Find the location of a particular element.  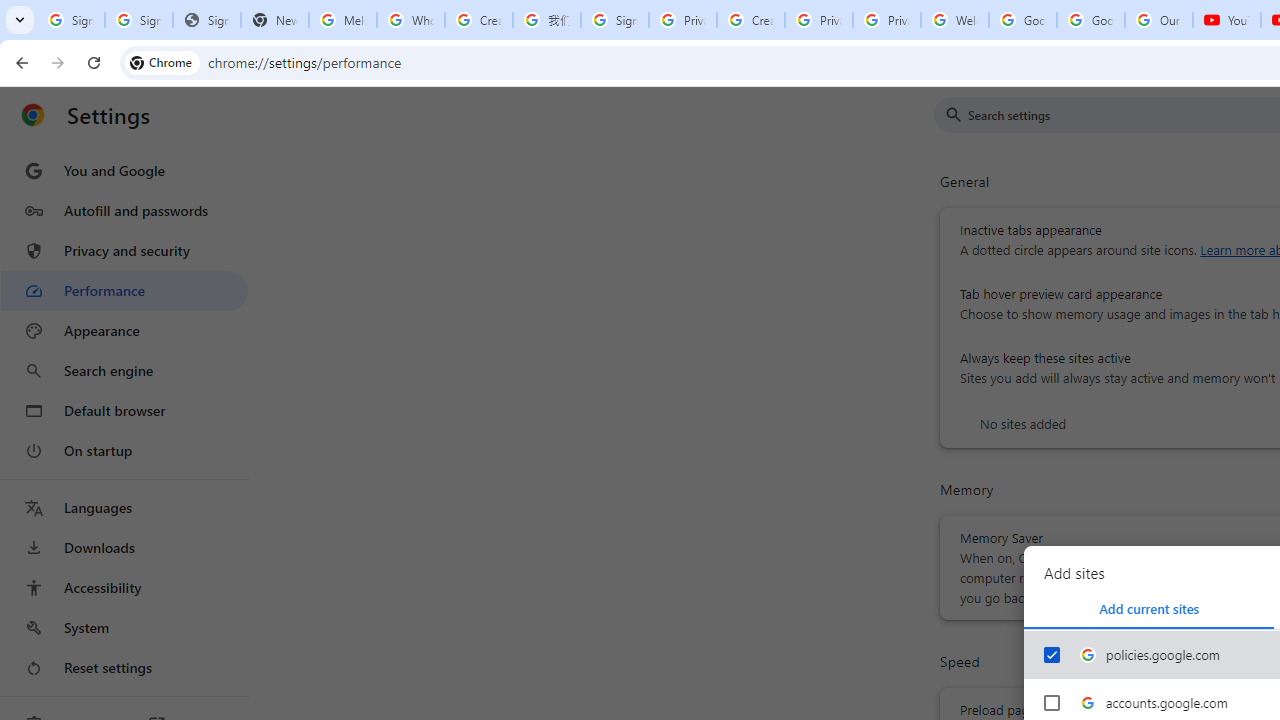

'Welcome to My Activity' is located at coordinates (953, 20).